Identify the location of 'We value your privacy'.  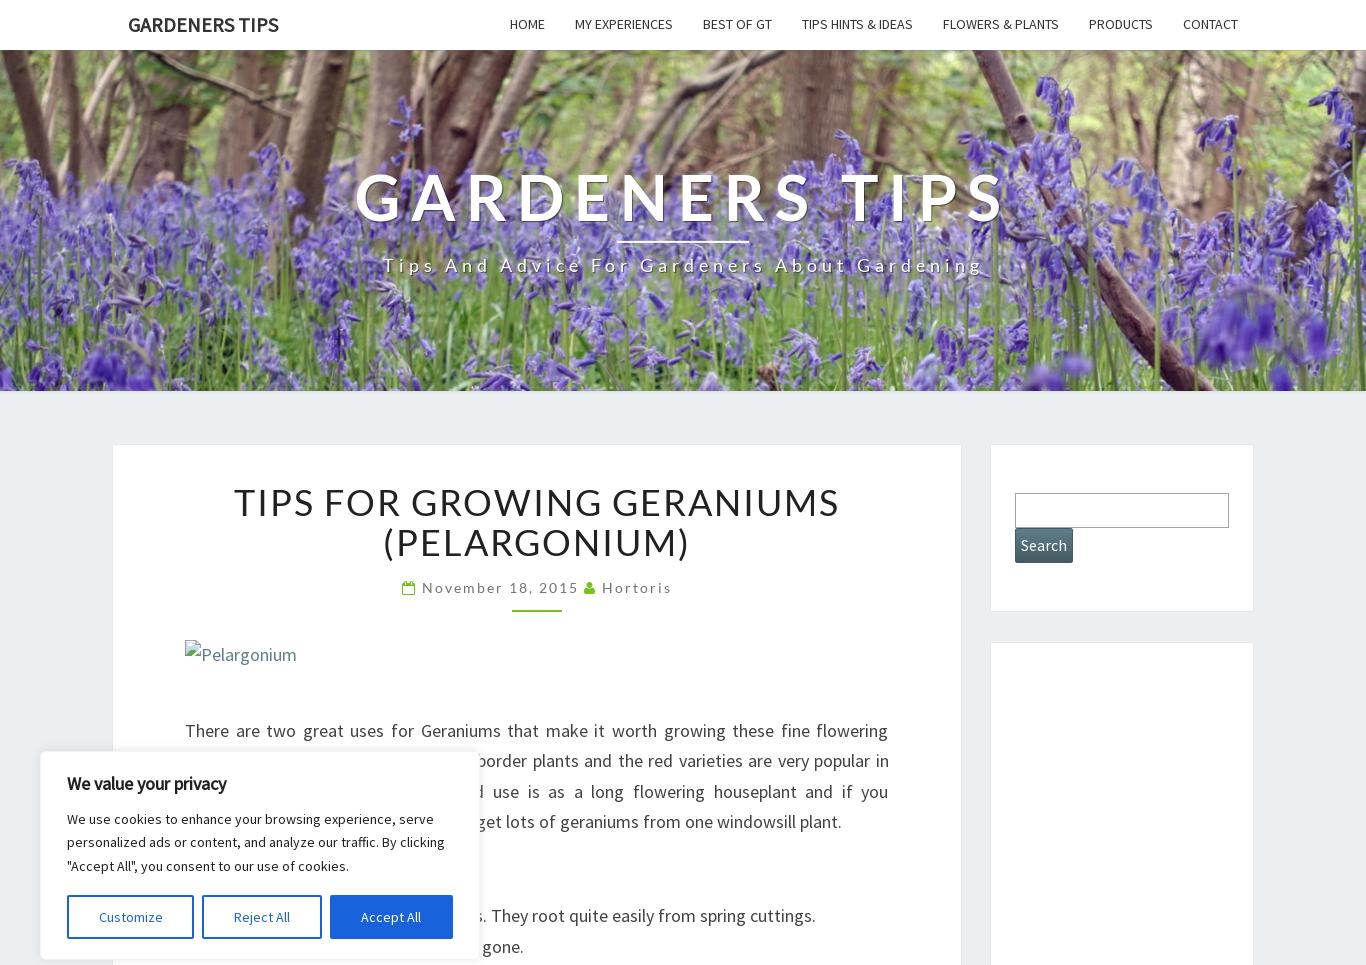
(66, 782).